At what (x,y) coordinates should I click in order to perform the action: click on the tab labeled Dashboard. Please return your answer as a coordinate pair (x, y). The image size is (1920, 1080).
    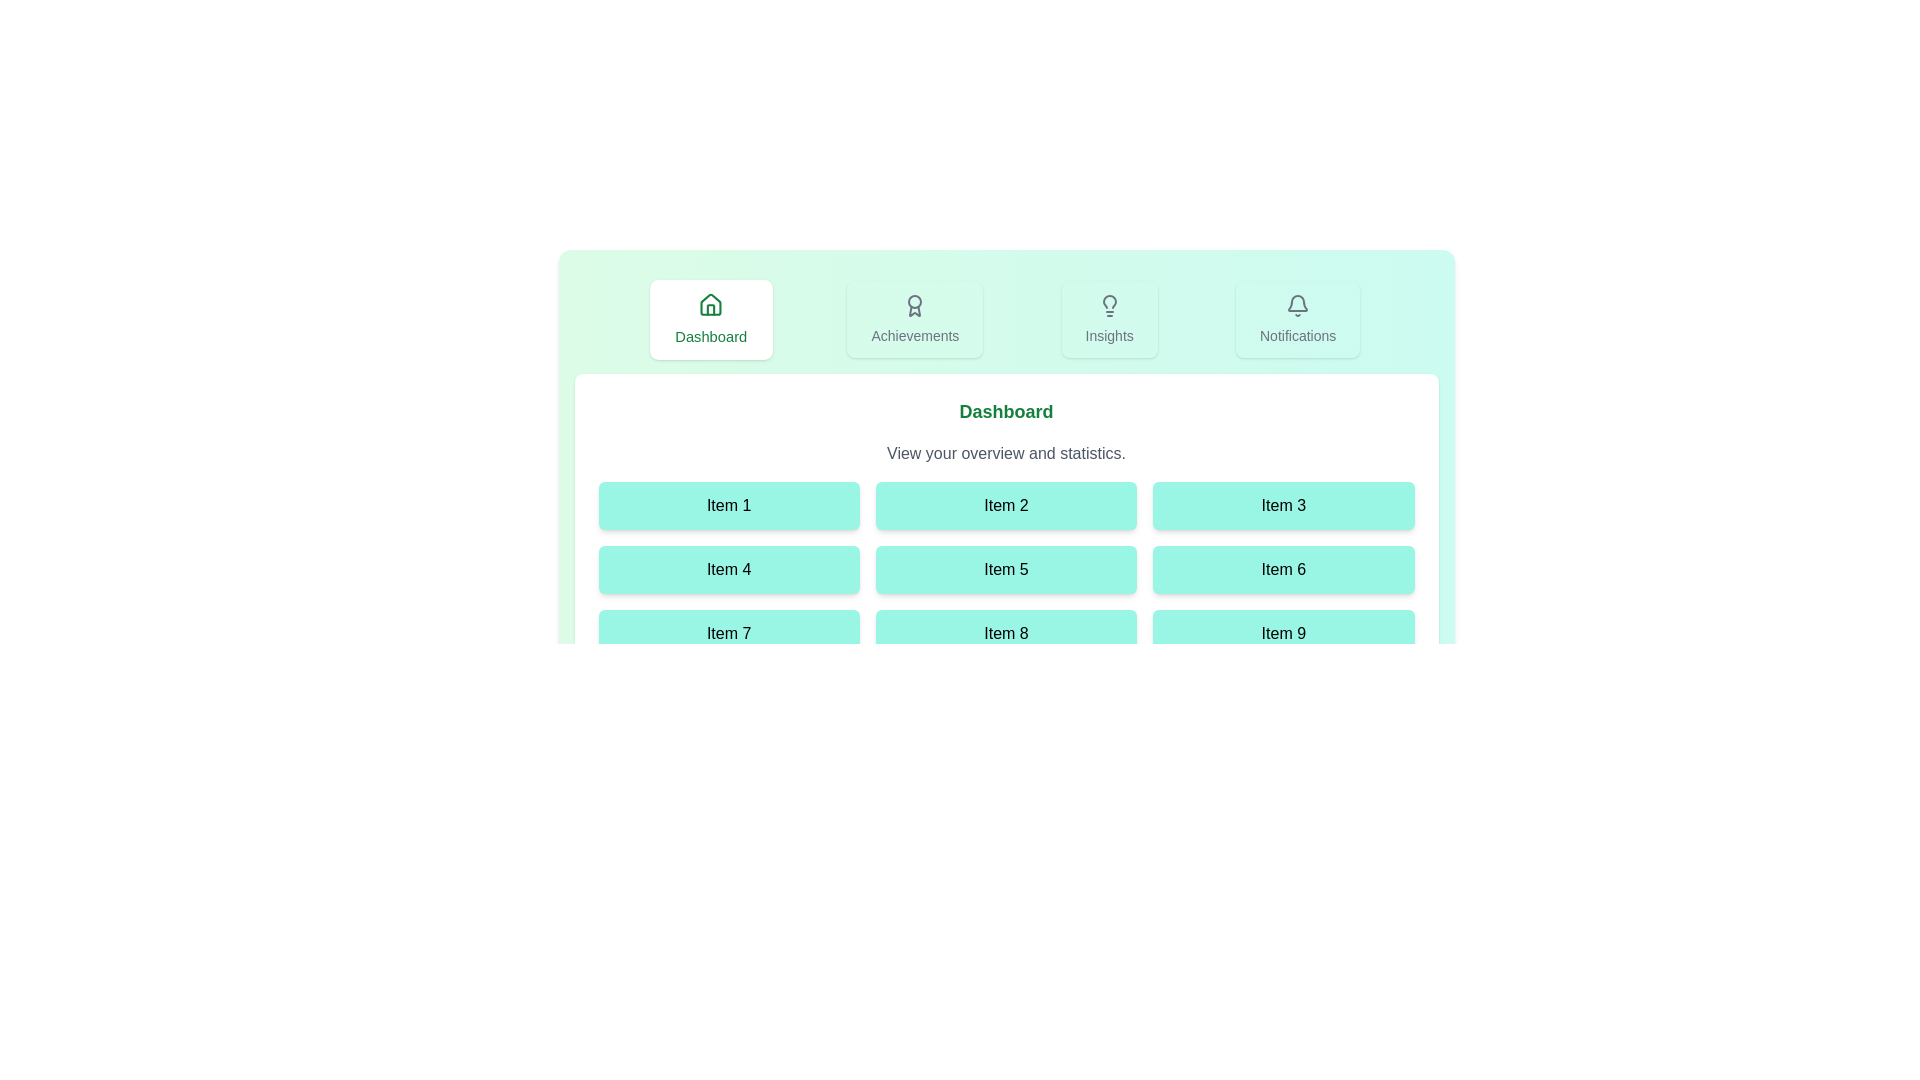
    Looking at the image, I should click on (710, 319).